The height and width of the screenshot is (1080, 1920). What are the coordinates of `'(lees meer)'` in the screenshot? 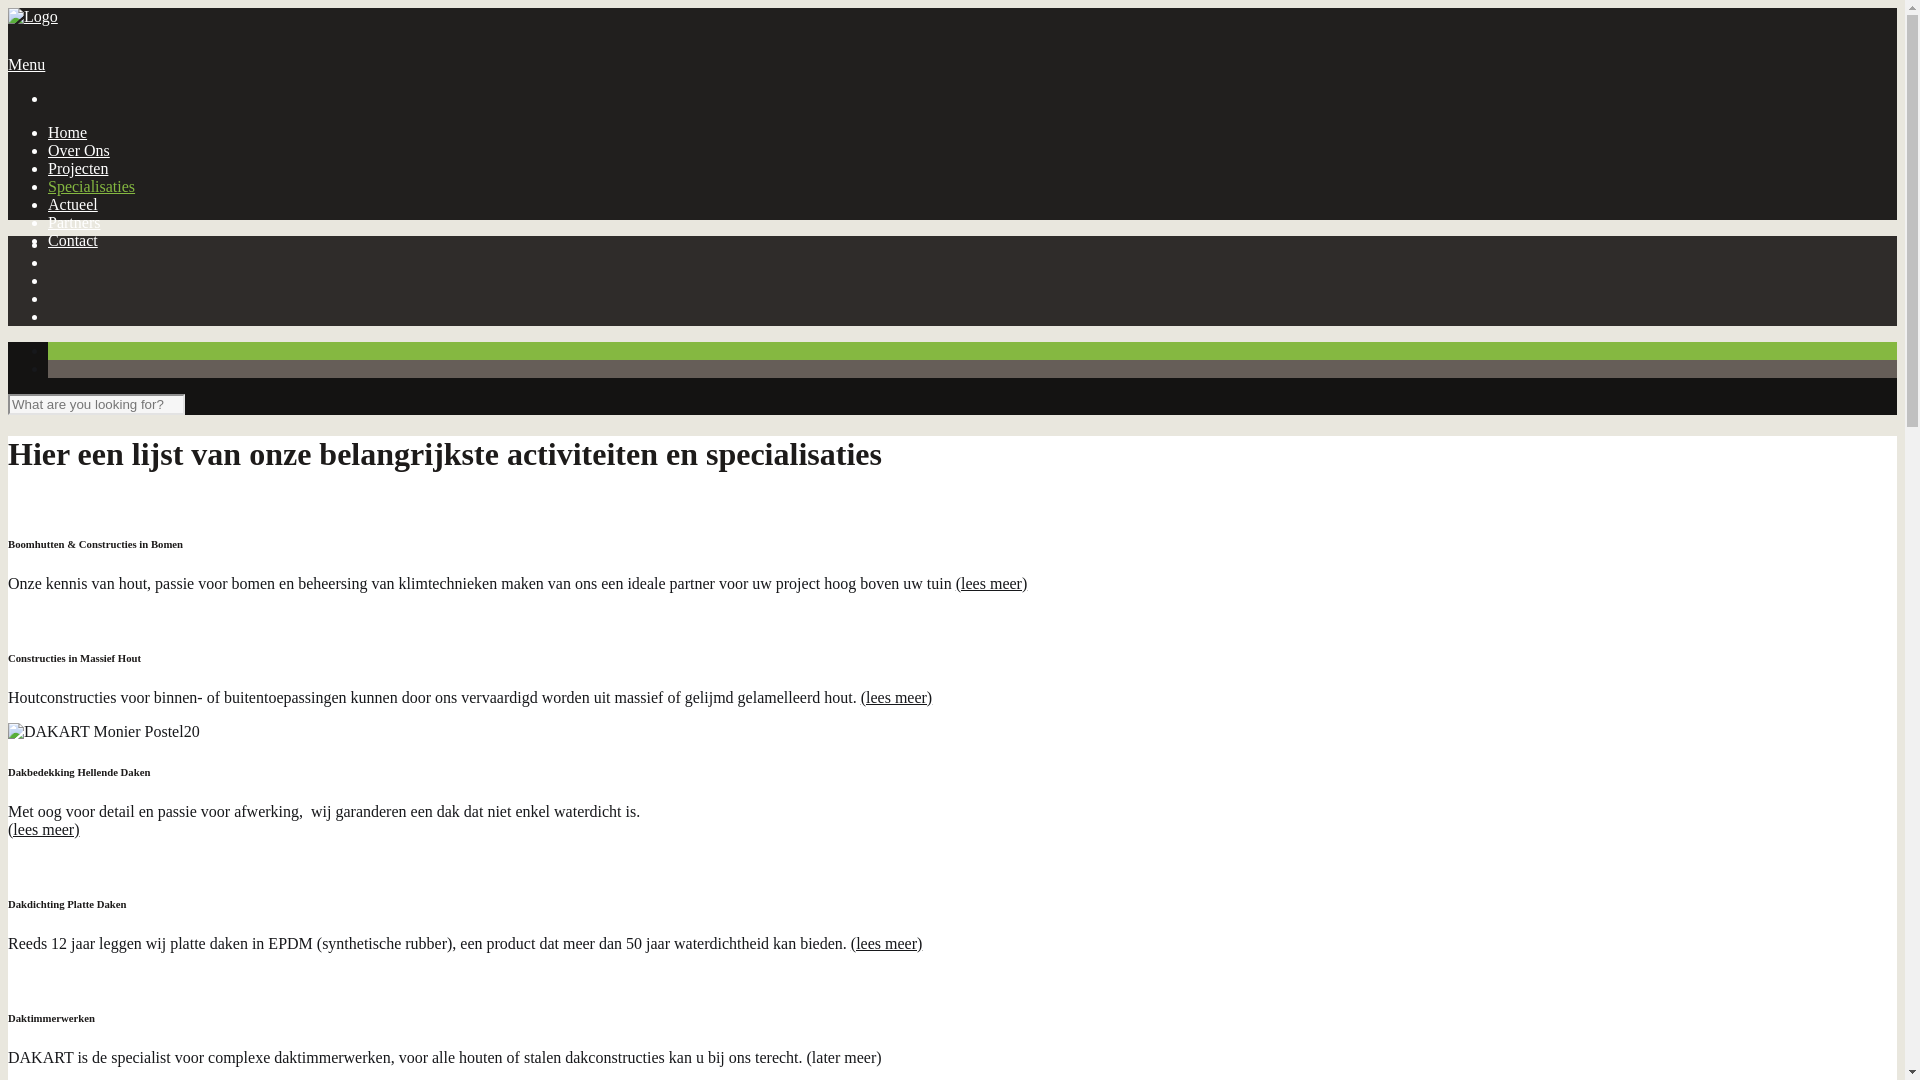 It's located at (886, 943).